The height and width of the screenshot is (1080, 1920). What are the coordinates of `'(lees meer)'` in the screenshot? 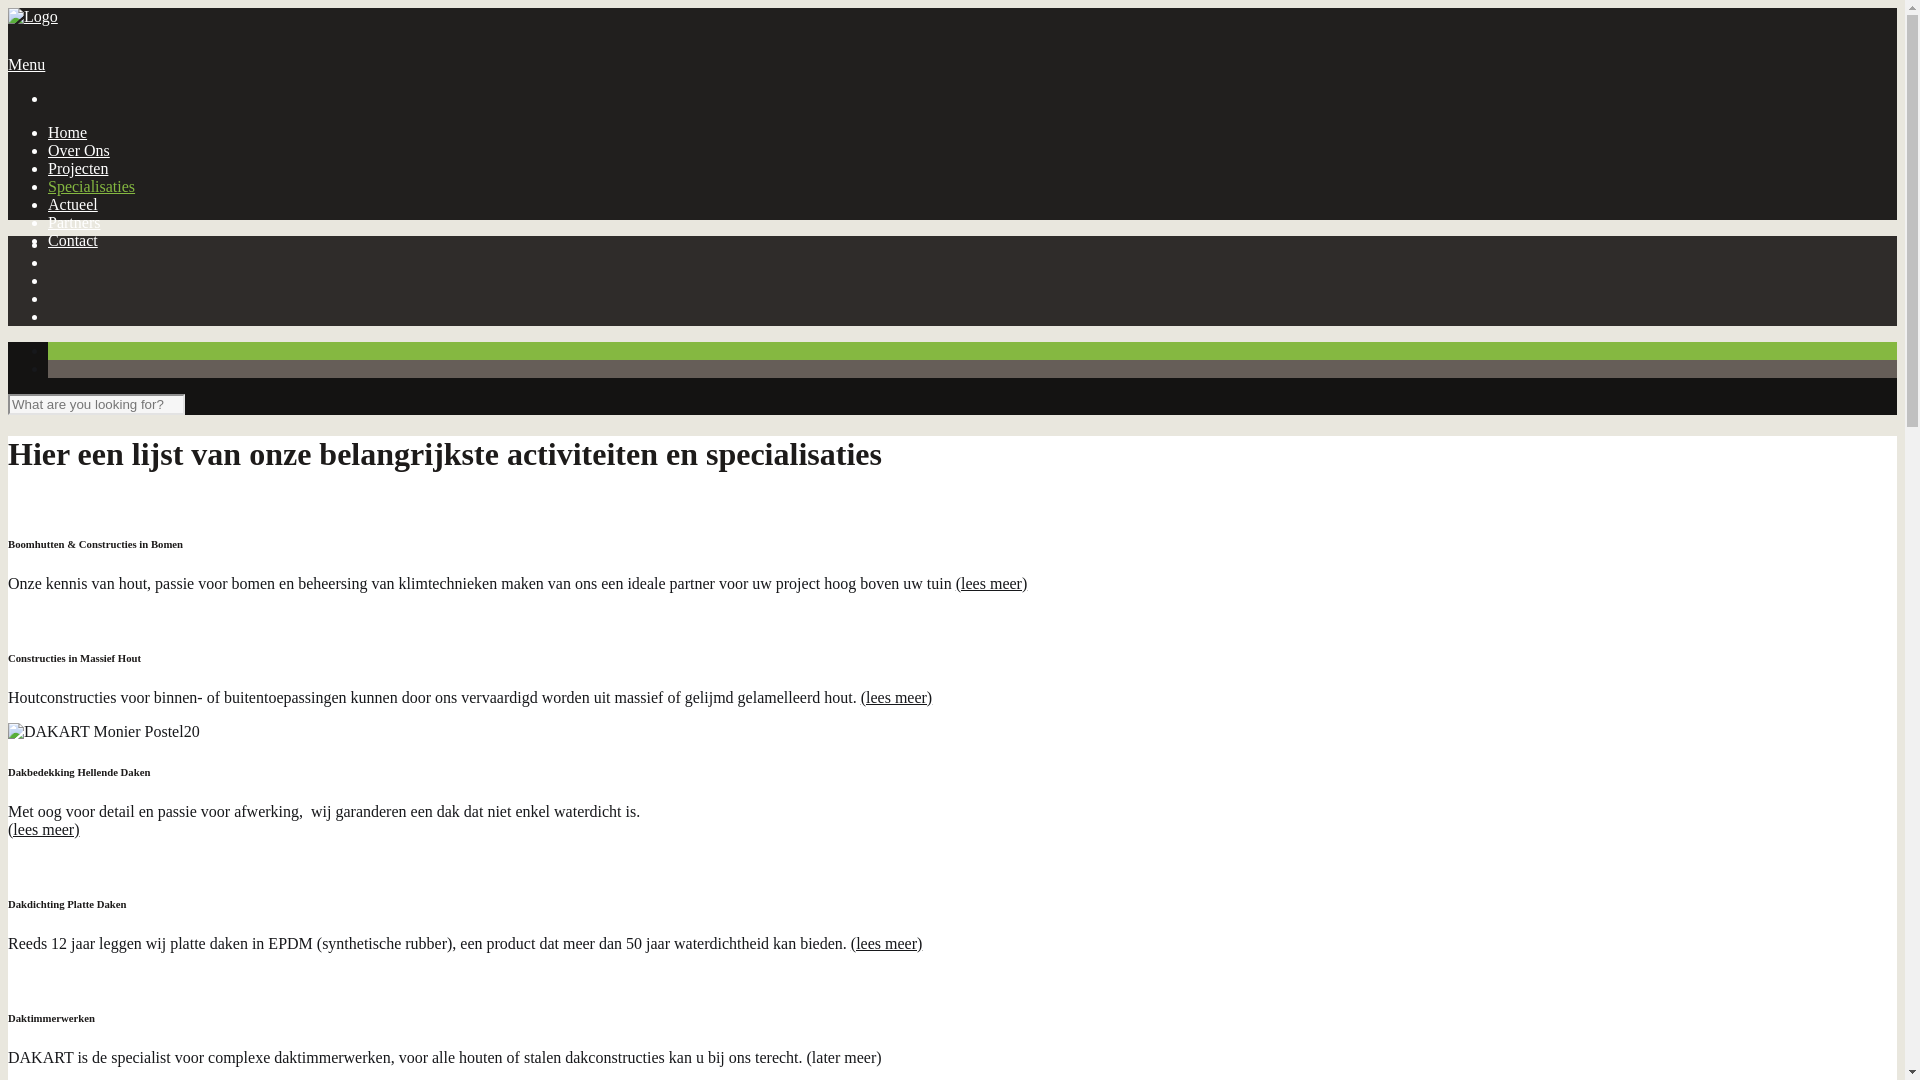 It's located at (886, 943).